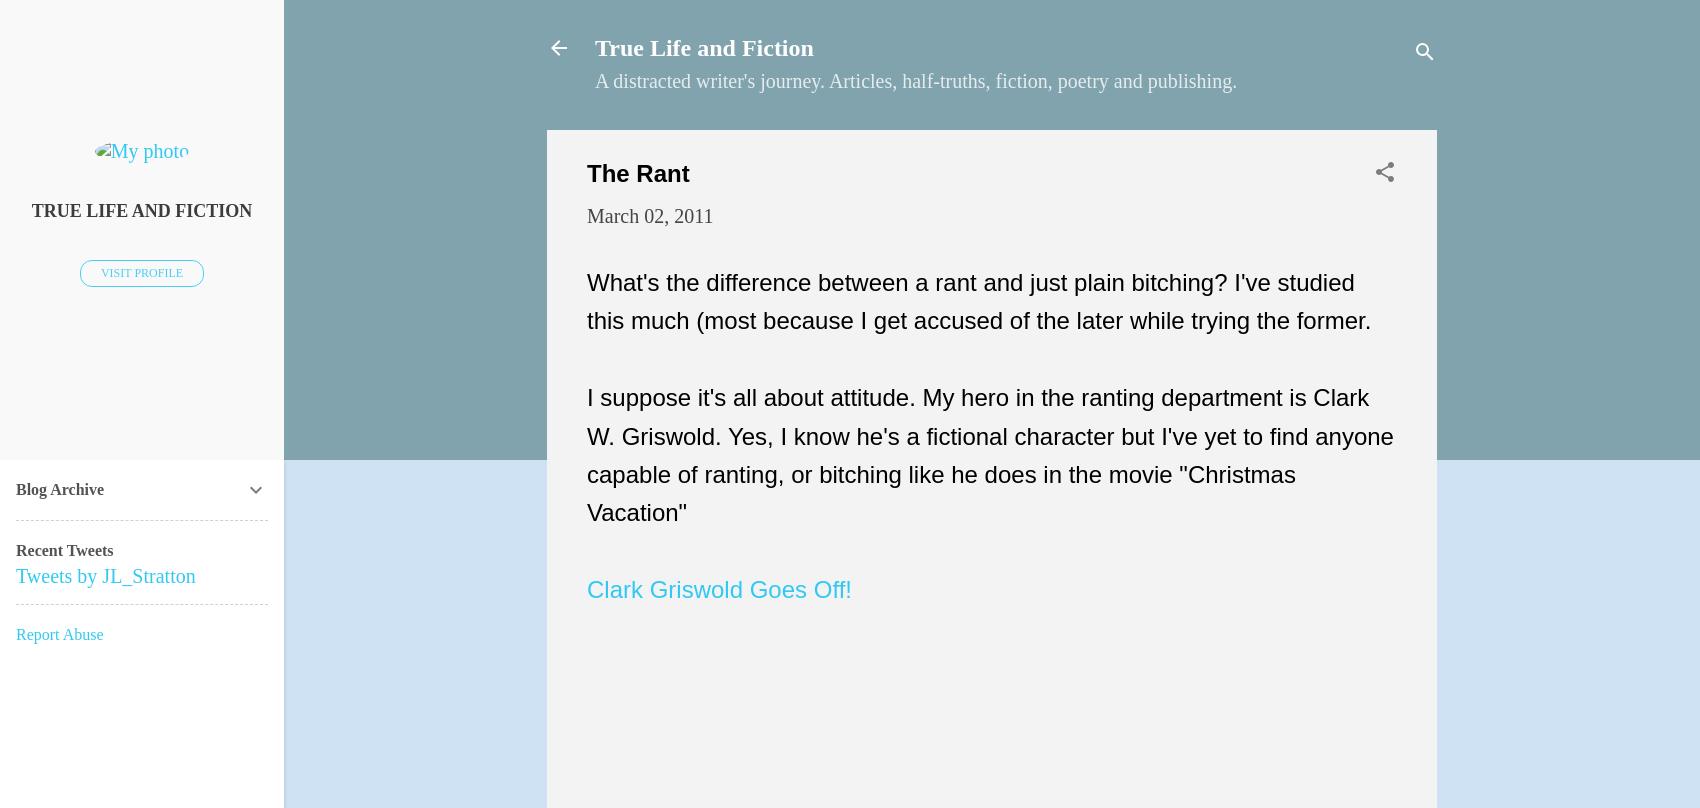  Describe the element at coordinates (105, 575) in the screenshot. I see `'Tweets by JL_Stratton'` at that location.